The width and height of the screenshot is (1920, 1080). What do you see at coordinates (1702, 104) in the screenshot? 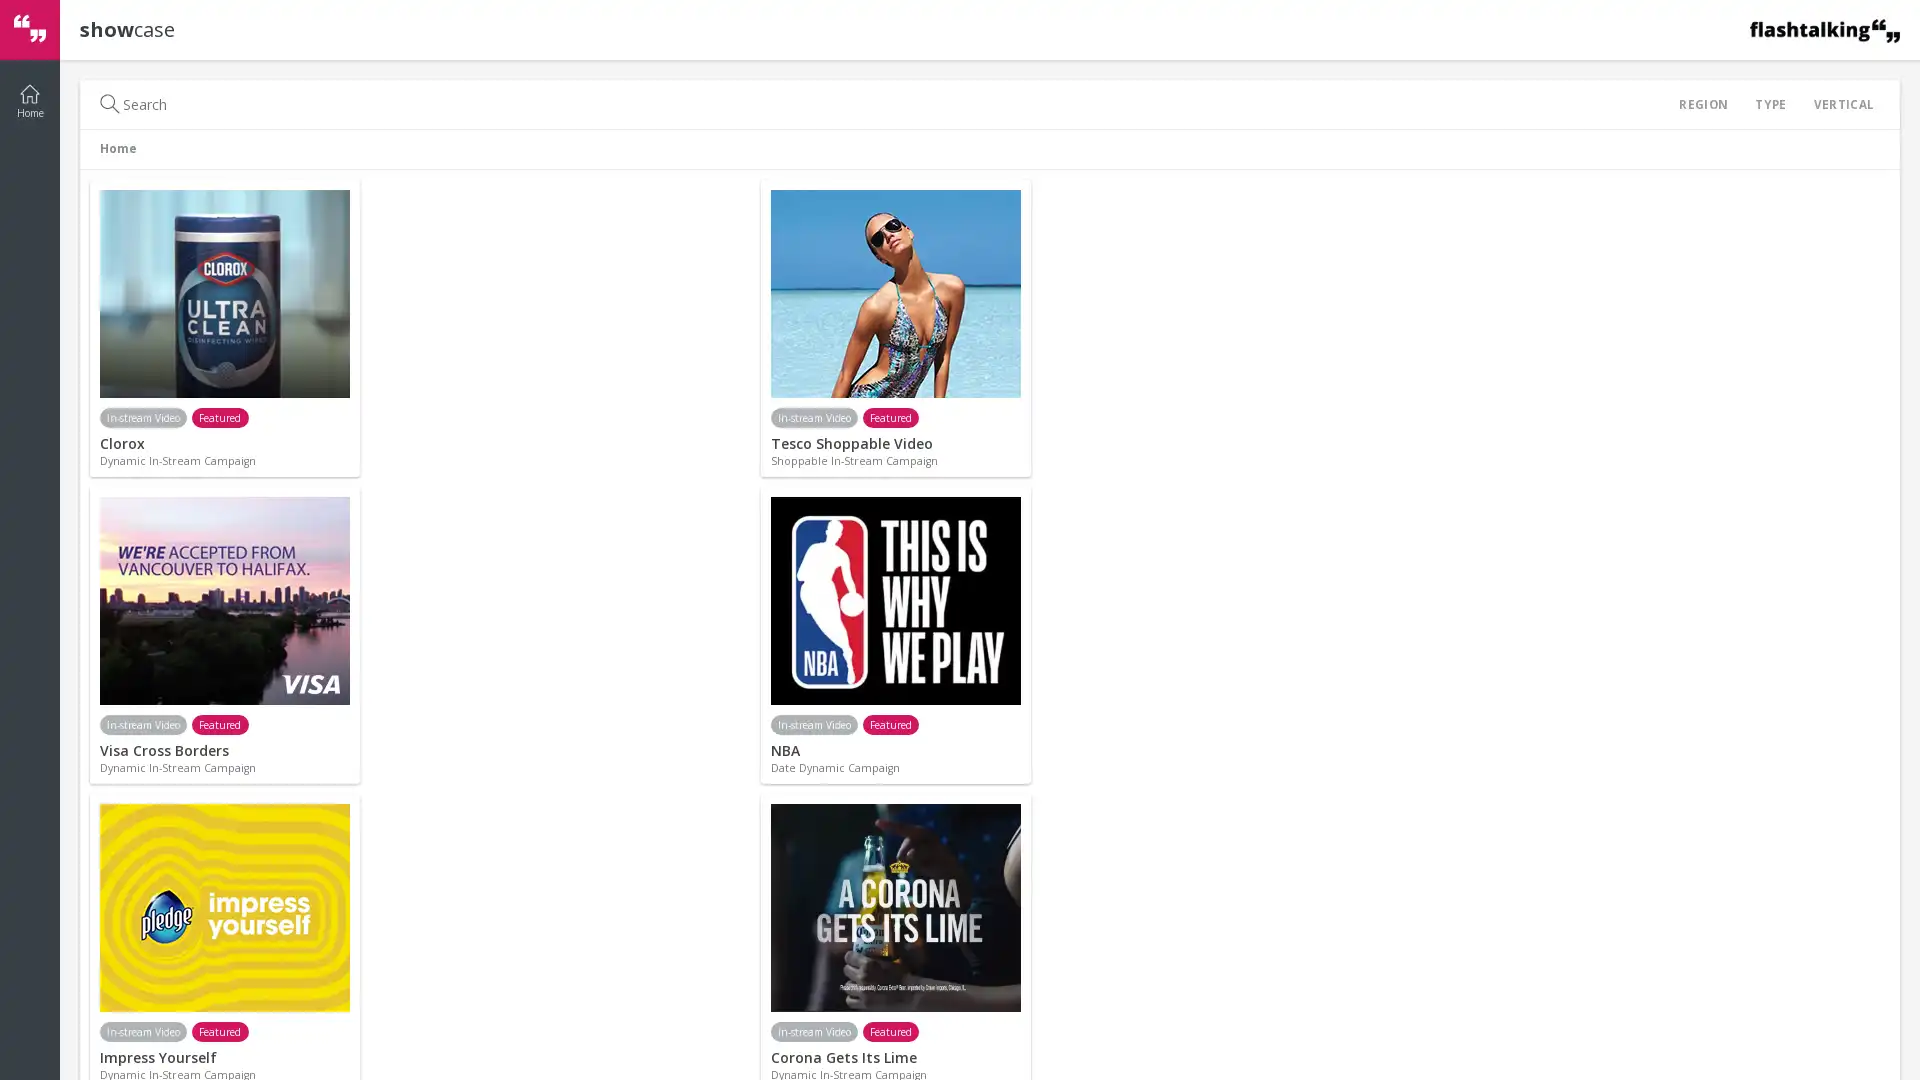
I see `REGION` at bounding box center [1702, 104].